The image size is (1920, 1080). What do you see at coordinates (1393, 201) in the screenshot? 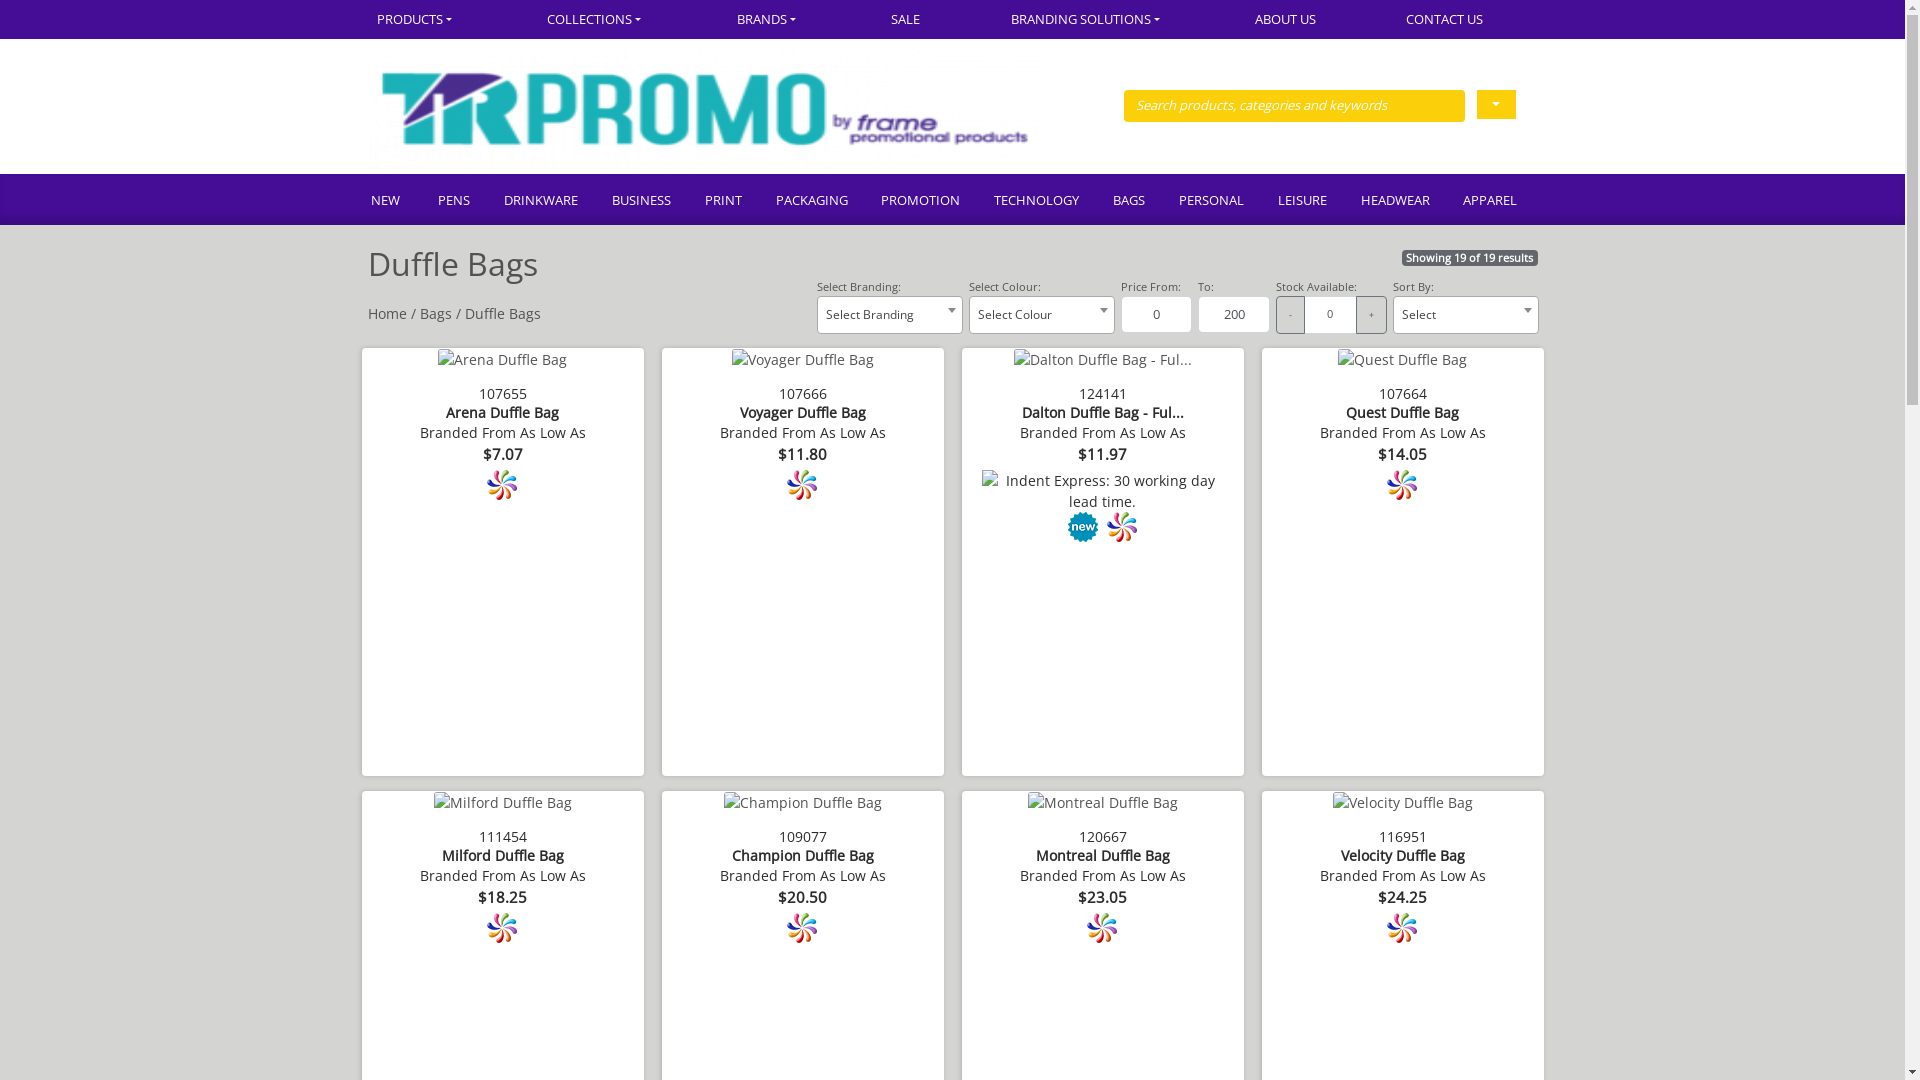
I see `'HEADWEAR'` at bounding box center [1393, 201].